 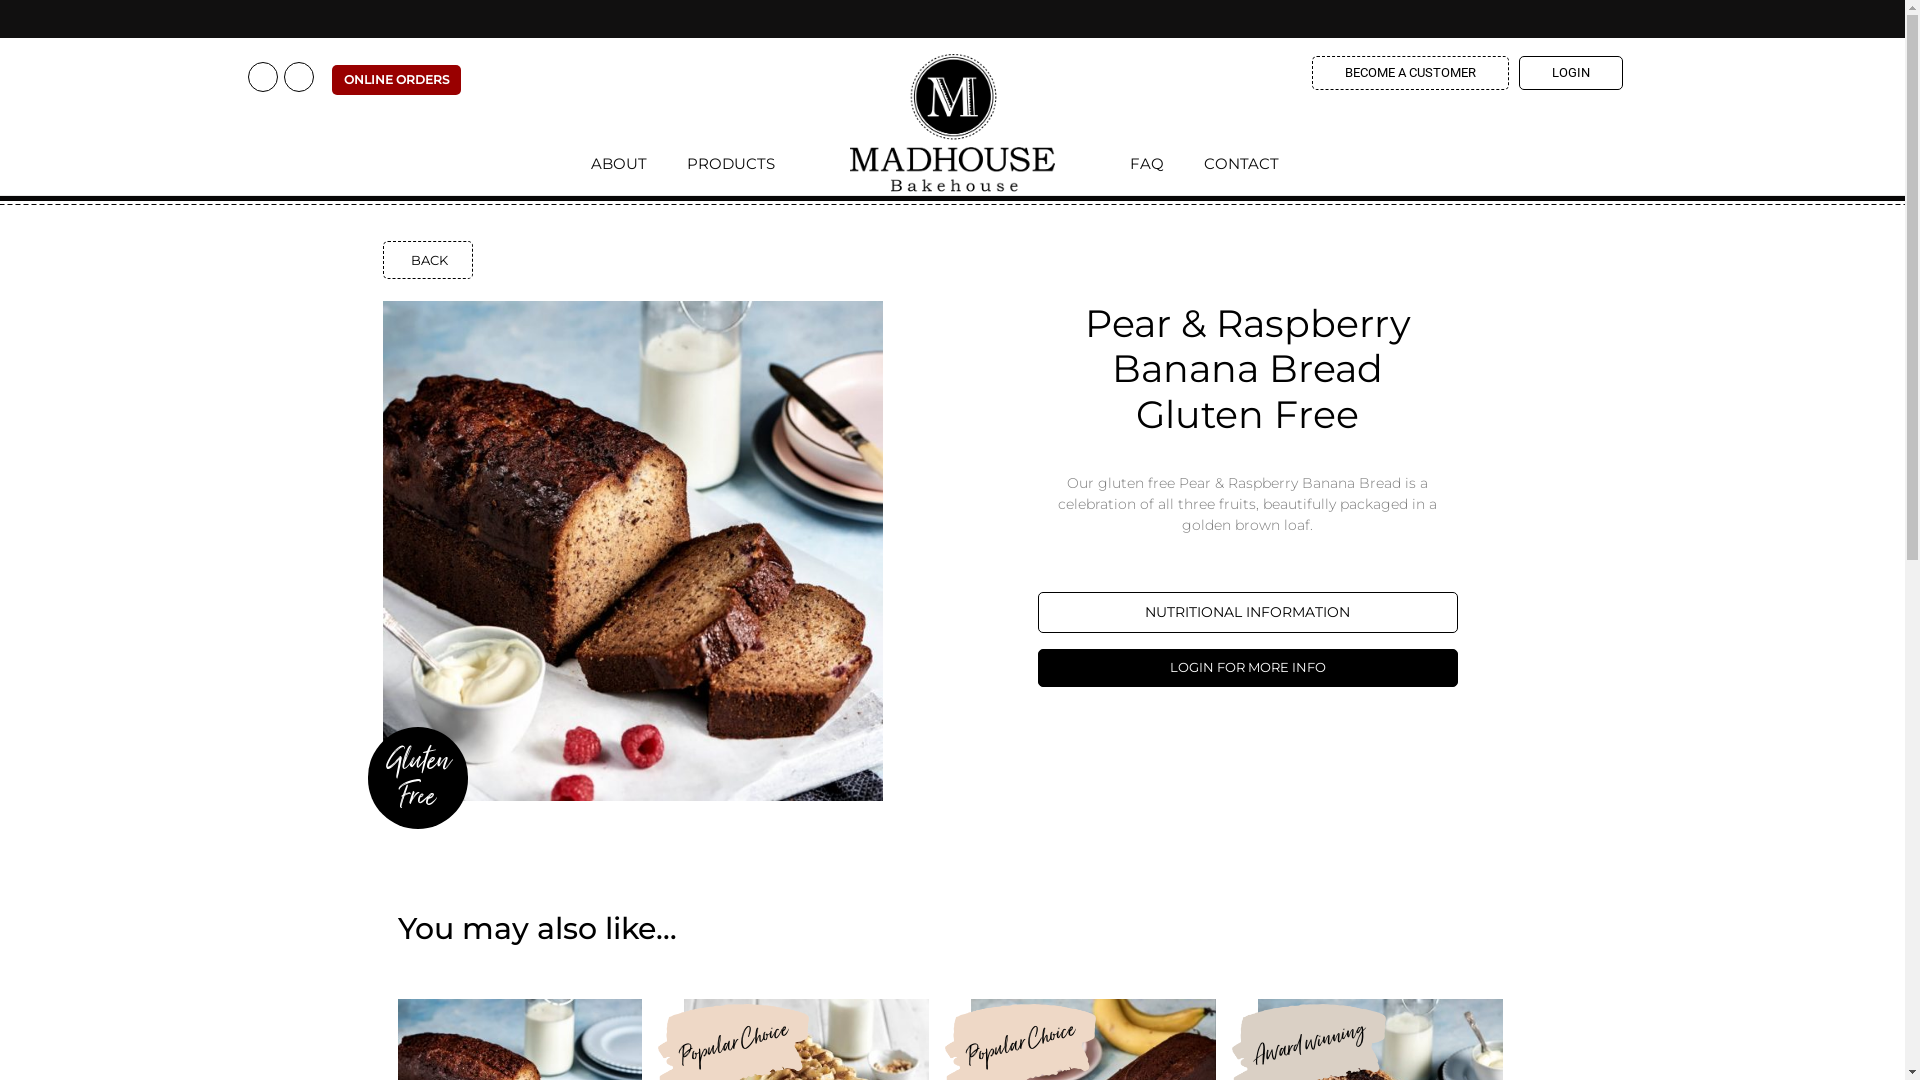 What do you see at coordinates (667, 168) in the screenshot?
I see `'PRODUCTS'` at bounding box center [667, 168].